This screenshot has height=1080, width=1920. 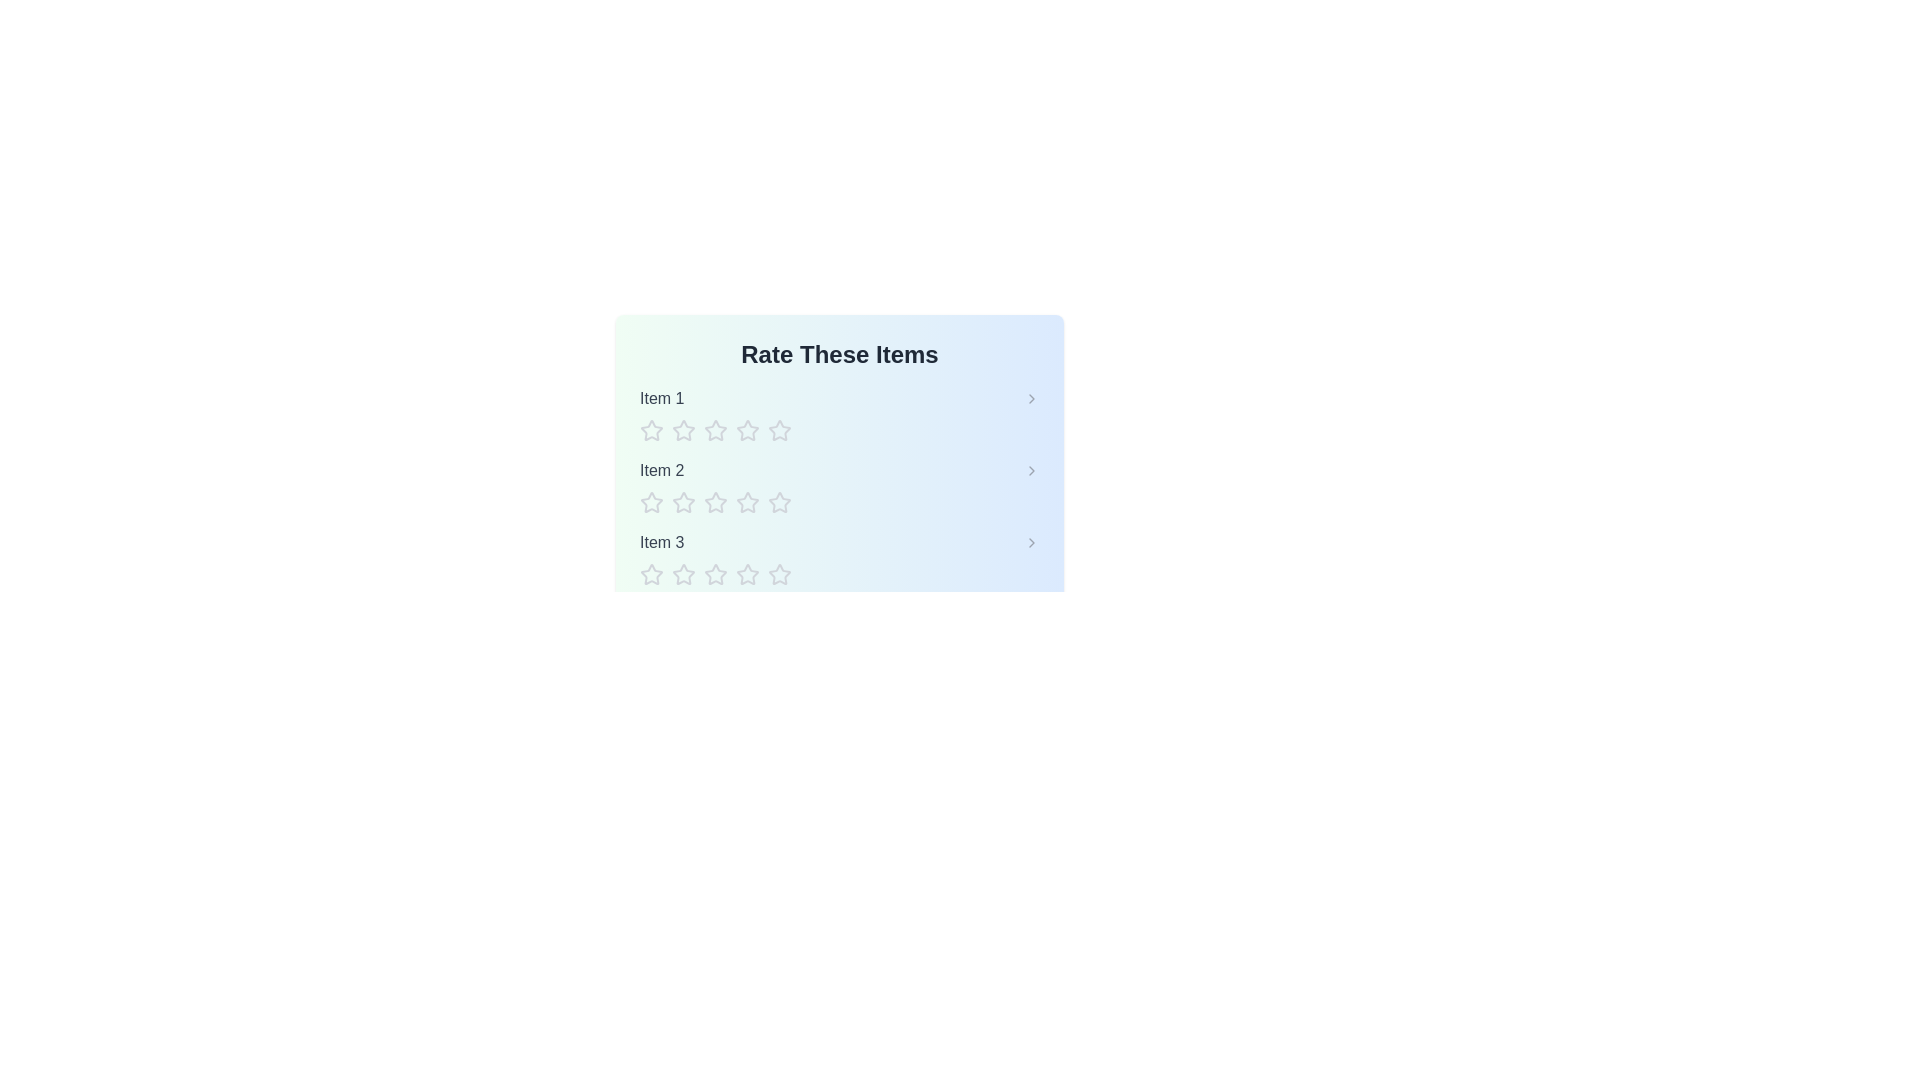 I want to click on the star corresponding to the rating 1 for item Item 2, so click(x=652, y=501).